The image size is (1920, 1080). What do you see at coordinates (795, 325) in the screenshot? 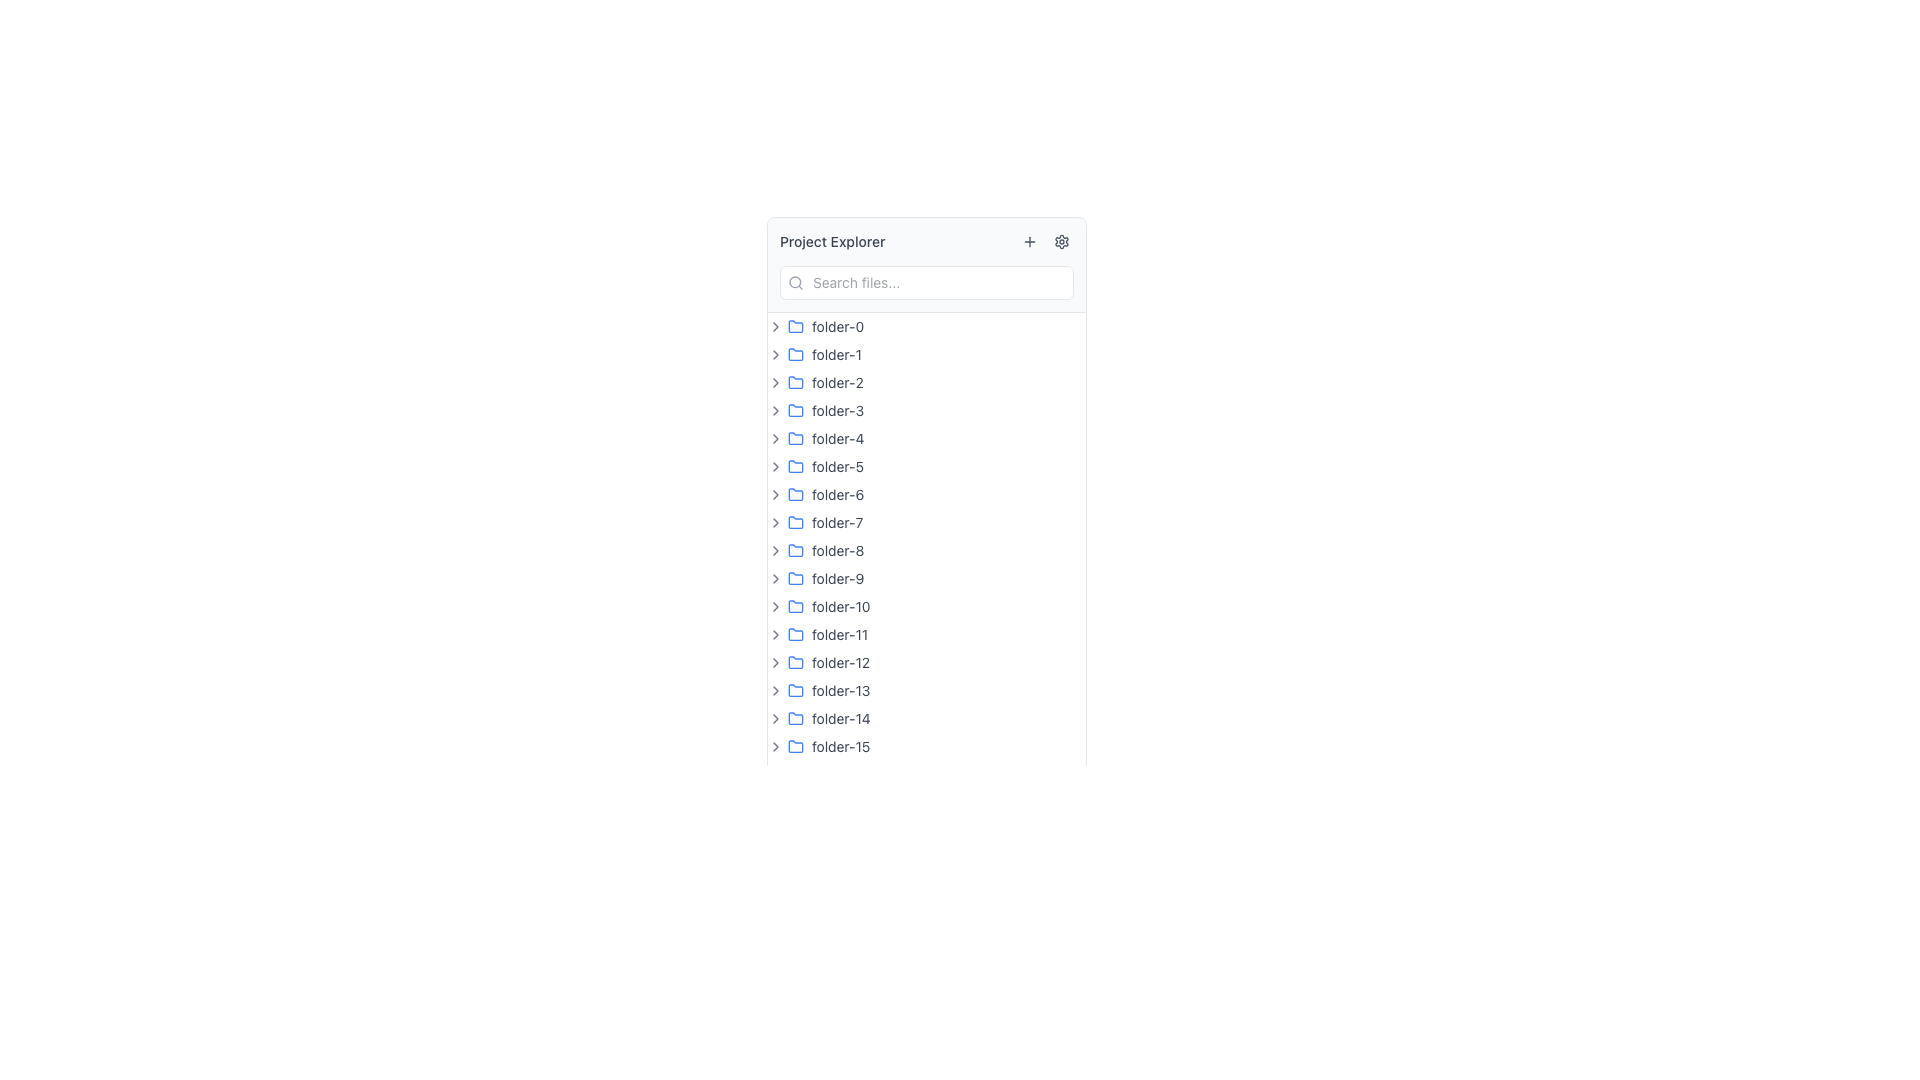
I see `the folder icon with a blue outline located in the 'Project Explorer' panel preceding the label 'folder-0'` at bounding box center [795, 325].